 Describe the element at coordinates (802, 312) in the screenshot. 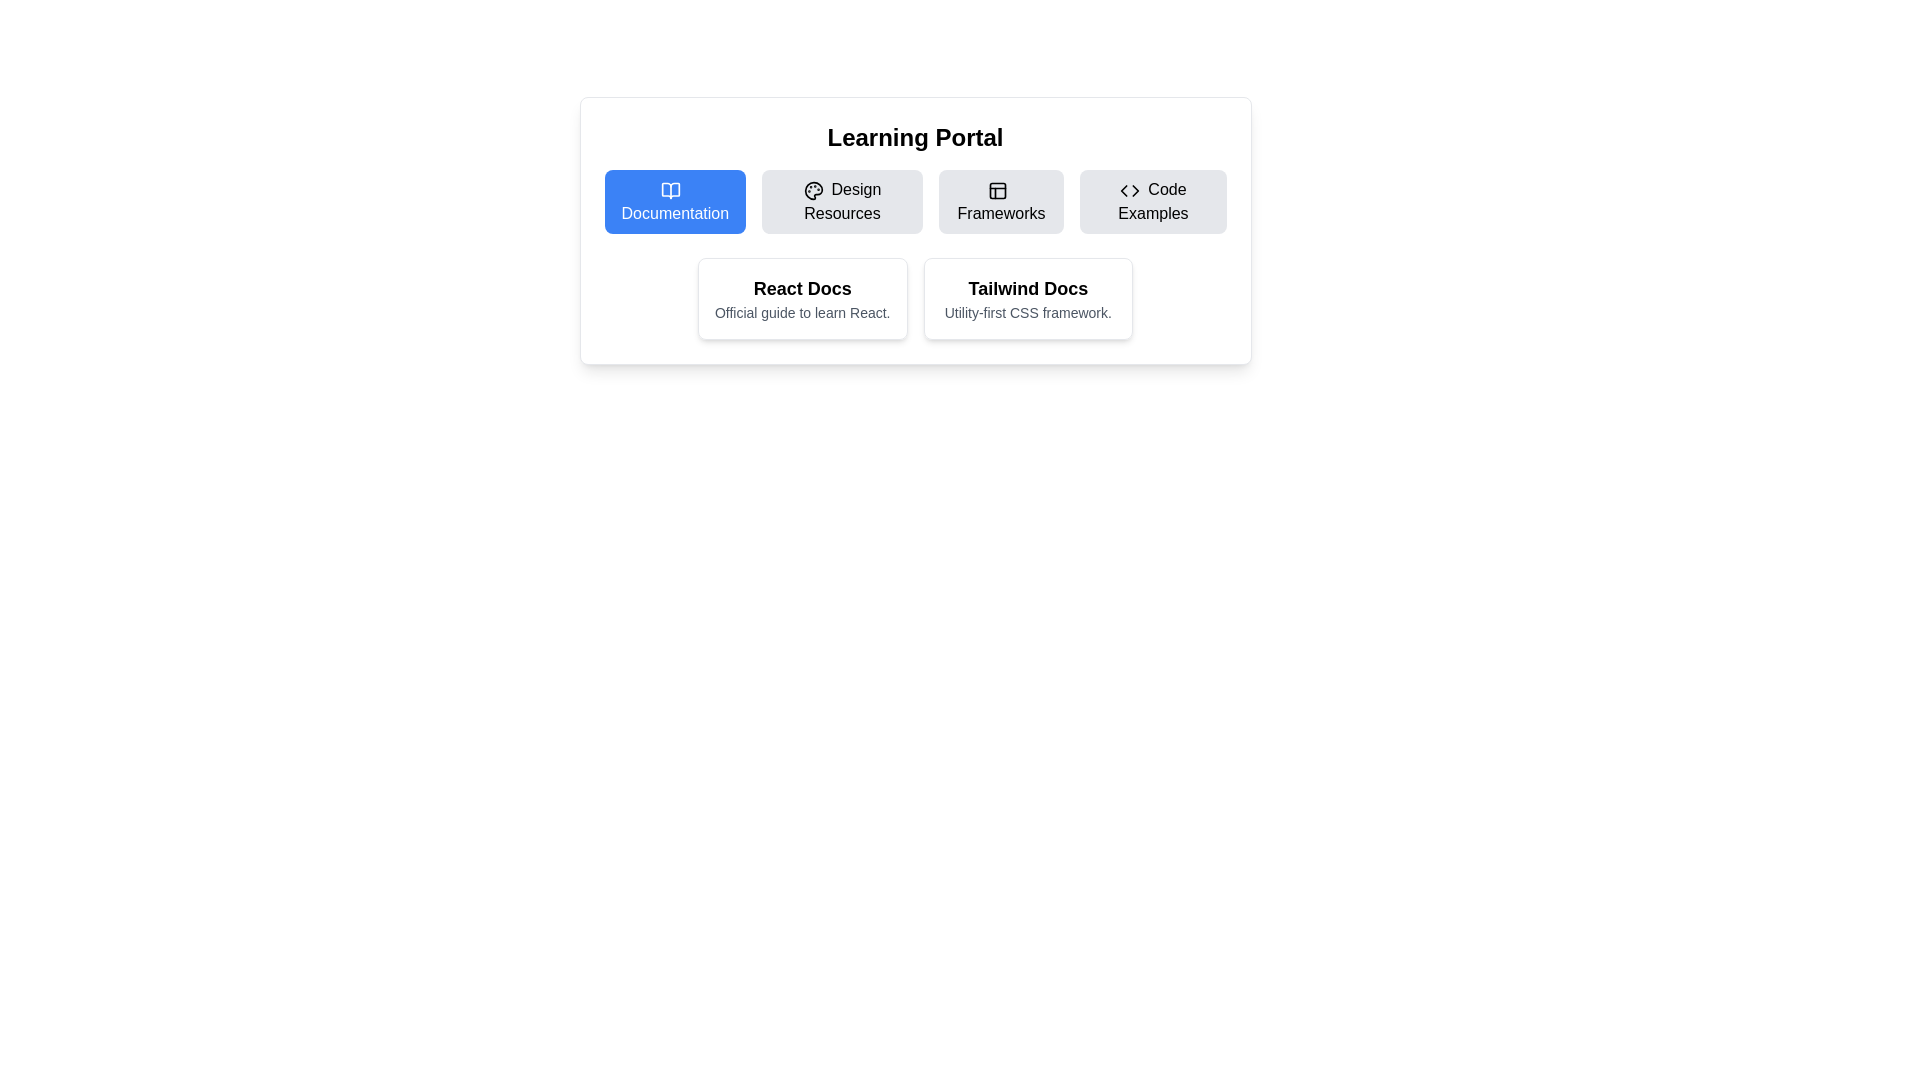

I see `the static text label that reads 'Official guide to learn React.' positioned below the heading 'React Docs'` at that location.